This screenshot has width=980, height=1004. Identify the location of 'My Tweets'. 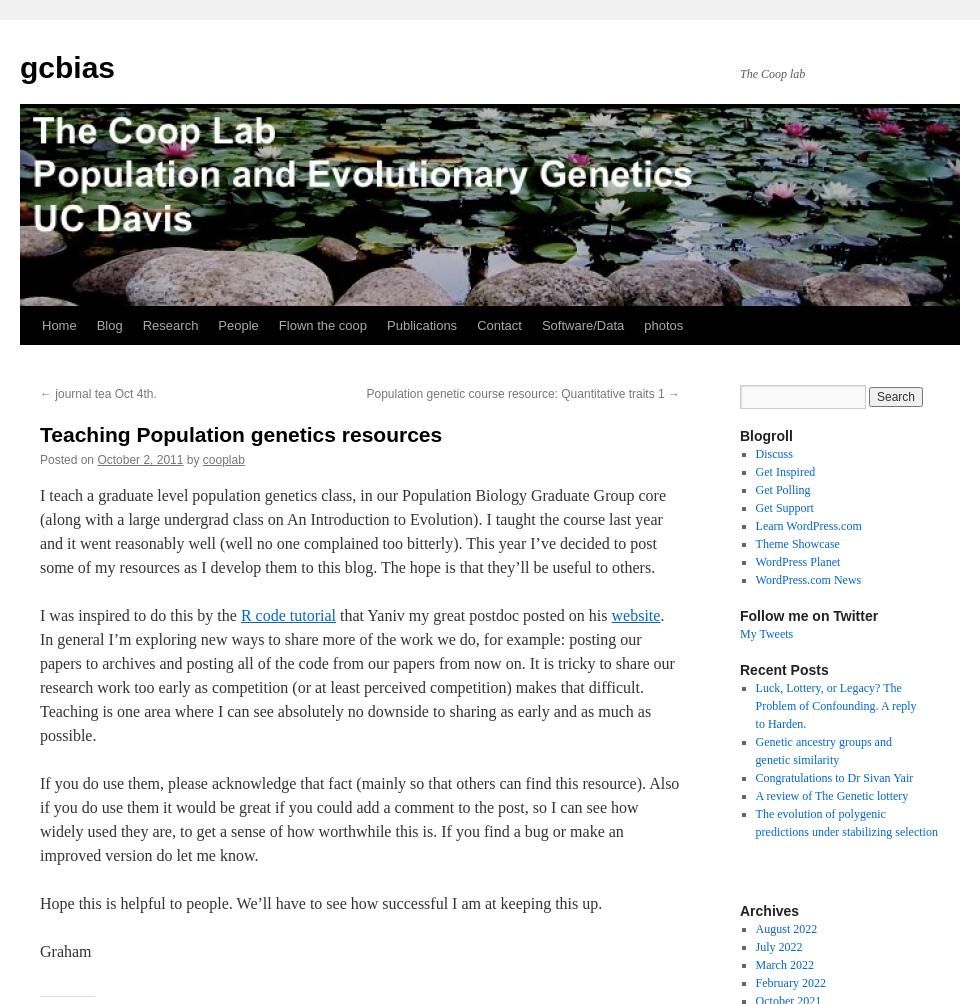
(766, 633).